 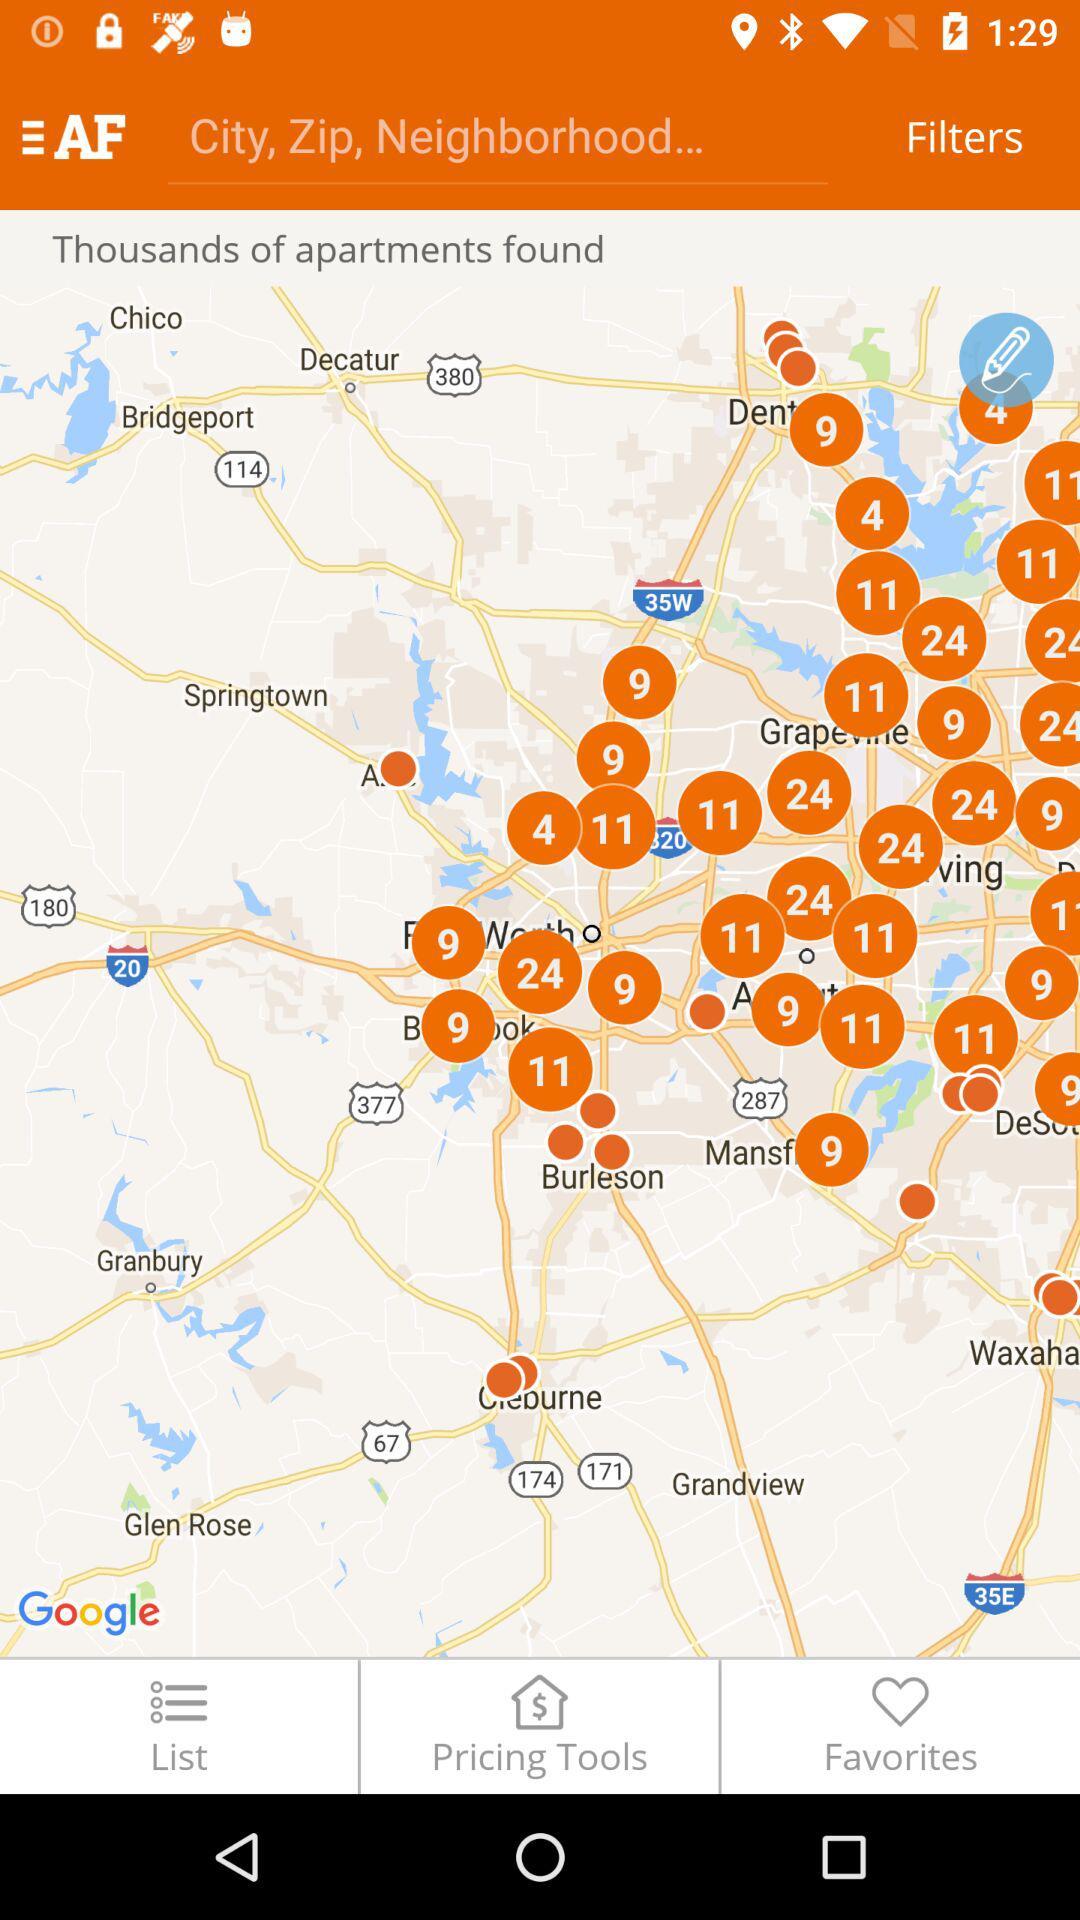 I want to click on icon below the filters item, so click(x=1006, y=360).